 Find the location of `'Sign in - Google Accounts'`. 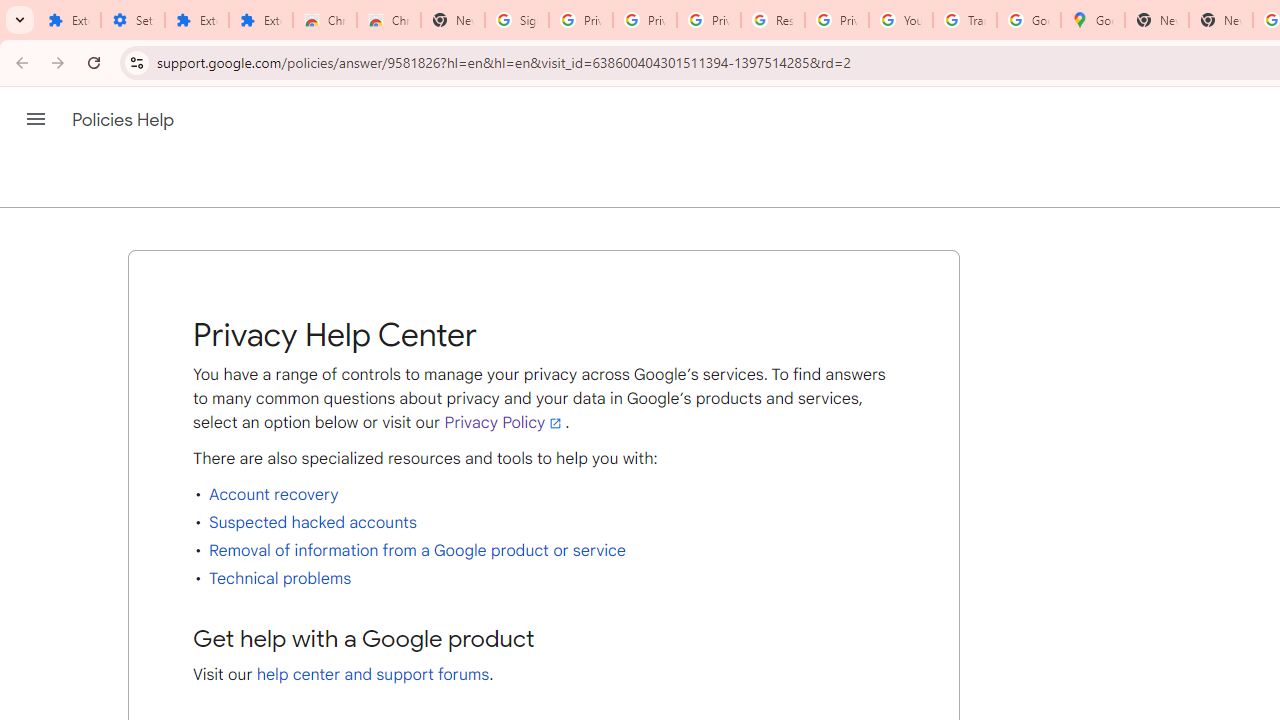

'Sign in - Google Accounts' is located at coordinates (517, 20).